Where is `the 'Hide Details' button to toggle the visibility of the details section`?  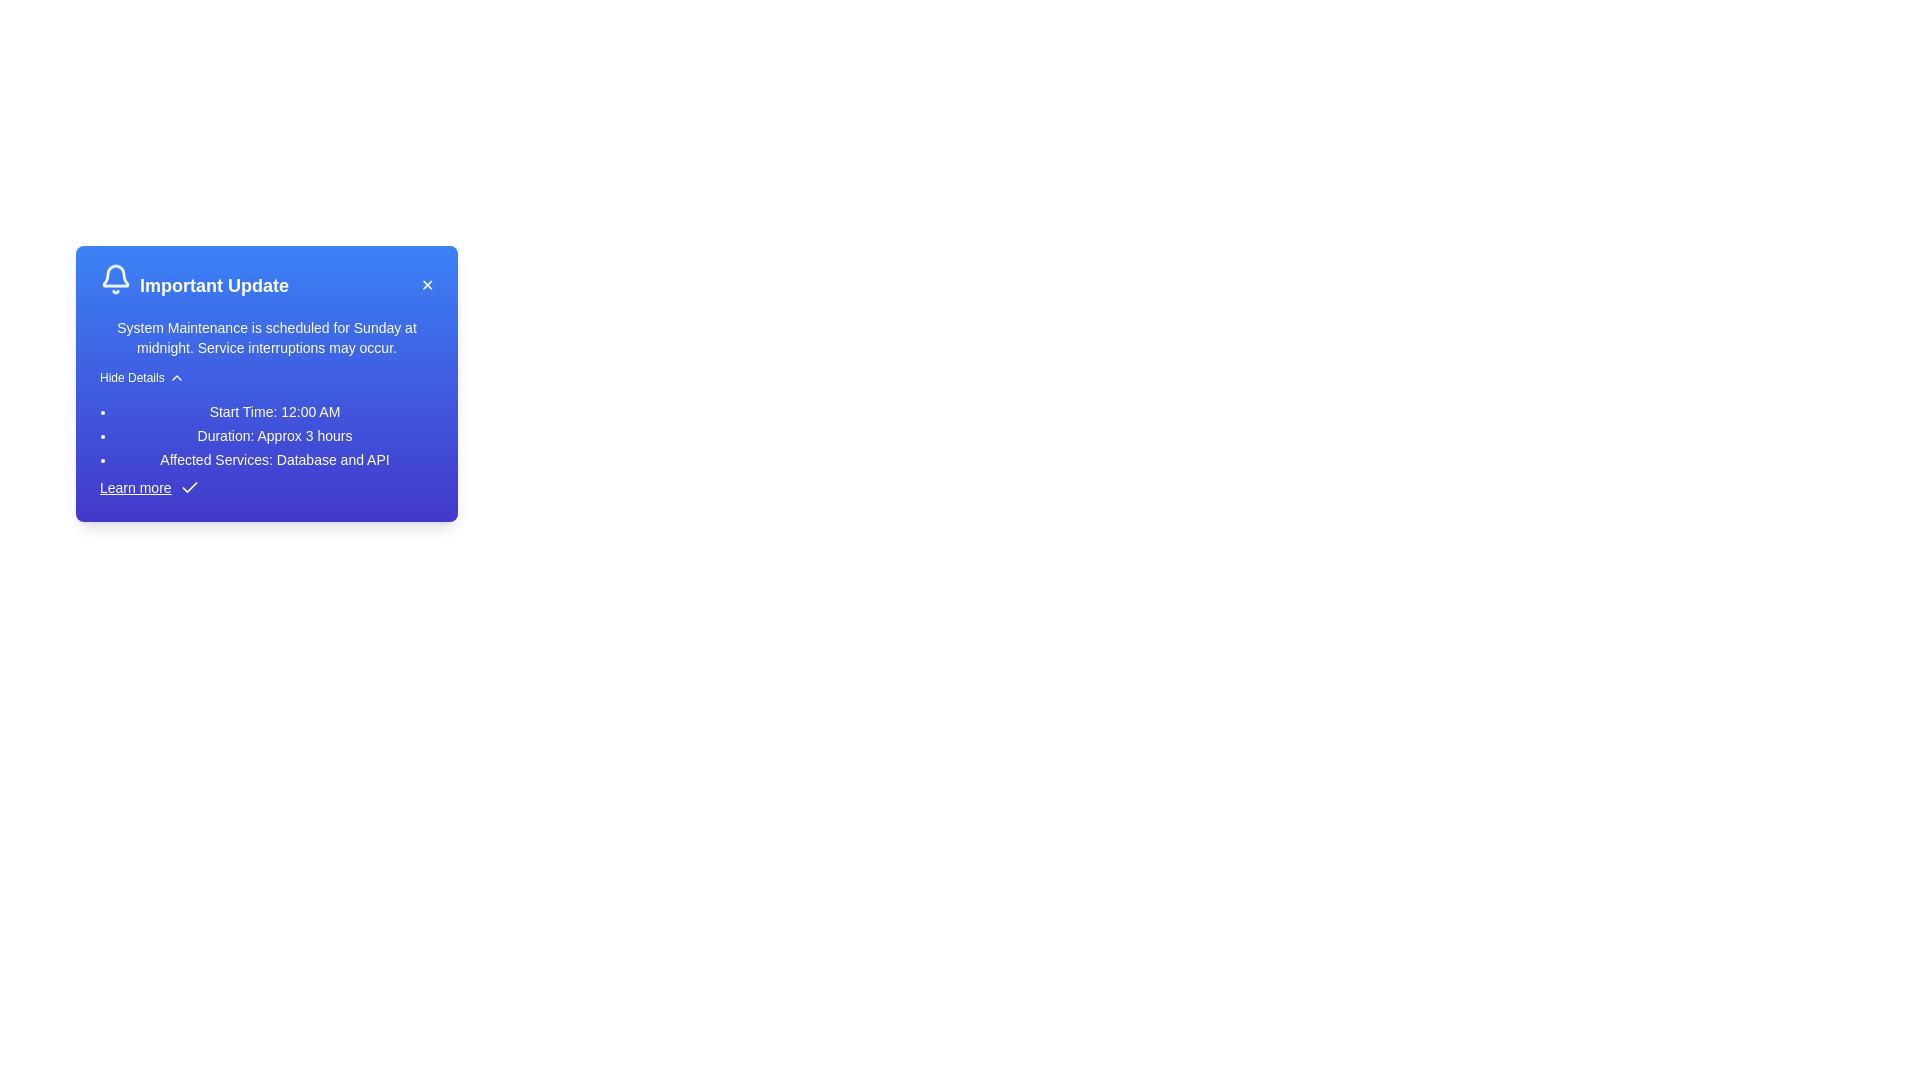 the 'Hide Details' button to toggle the visibility of the details section is located at coordinates (141, 378).